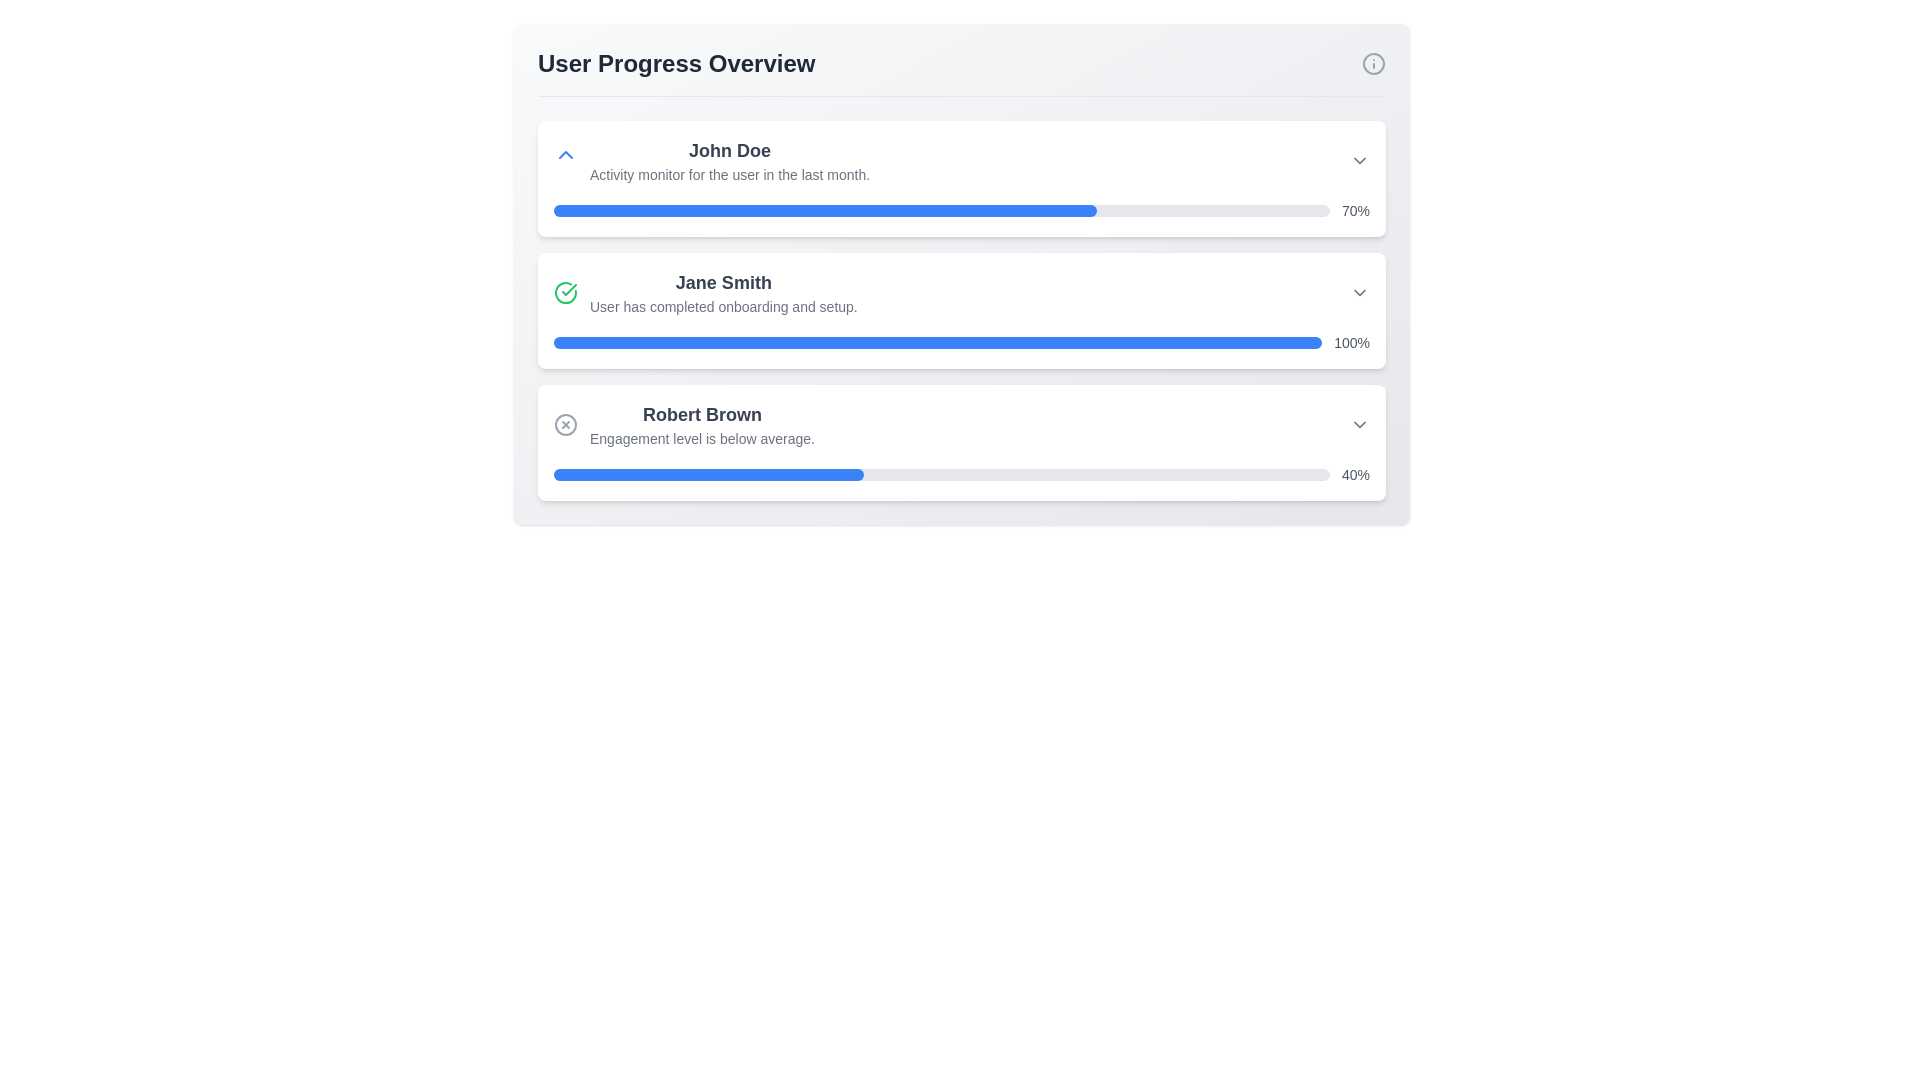 The image size is (1920, 1080). What do you see at coordinates (1359, 423) in the screenshot?
I see `the Icon button located at the far right of Robert Brown's row` at bounding box center [1359, 423].